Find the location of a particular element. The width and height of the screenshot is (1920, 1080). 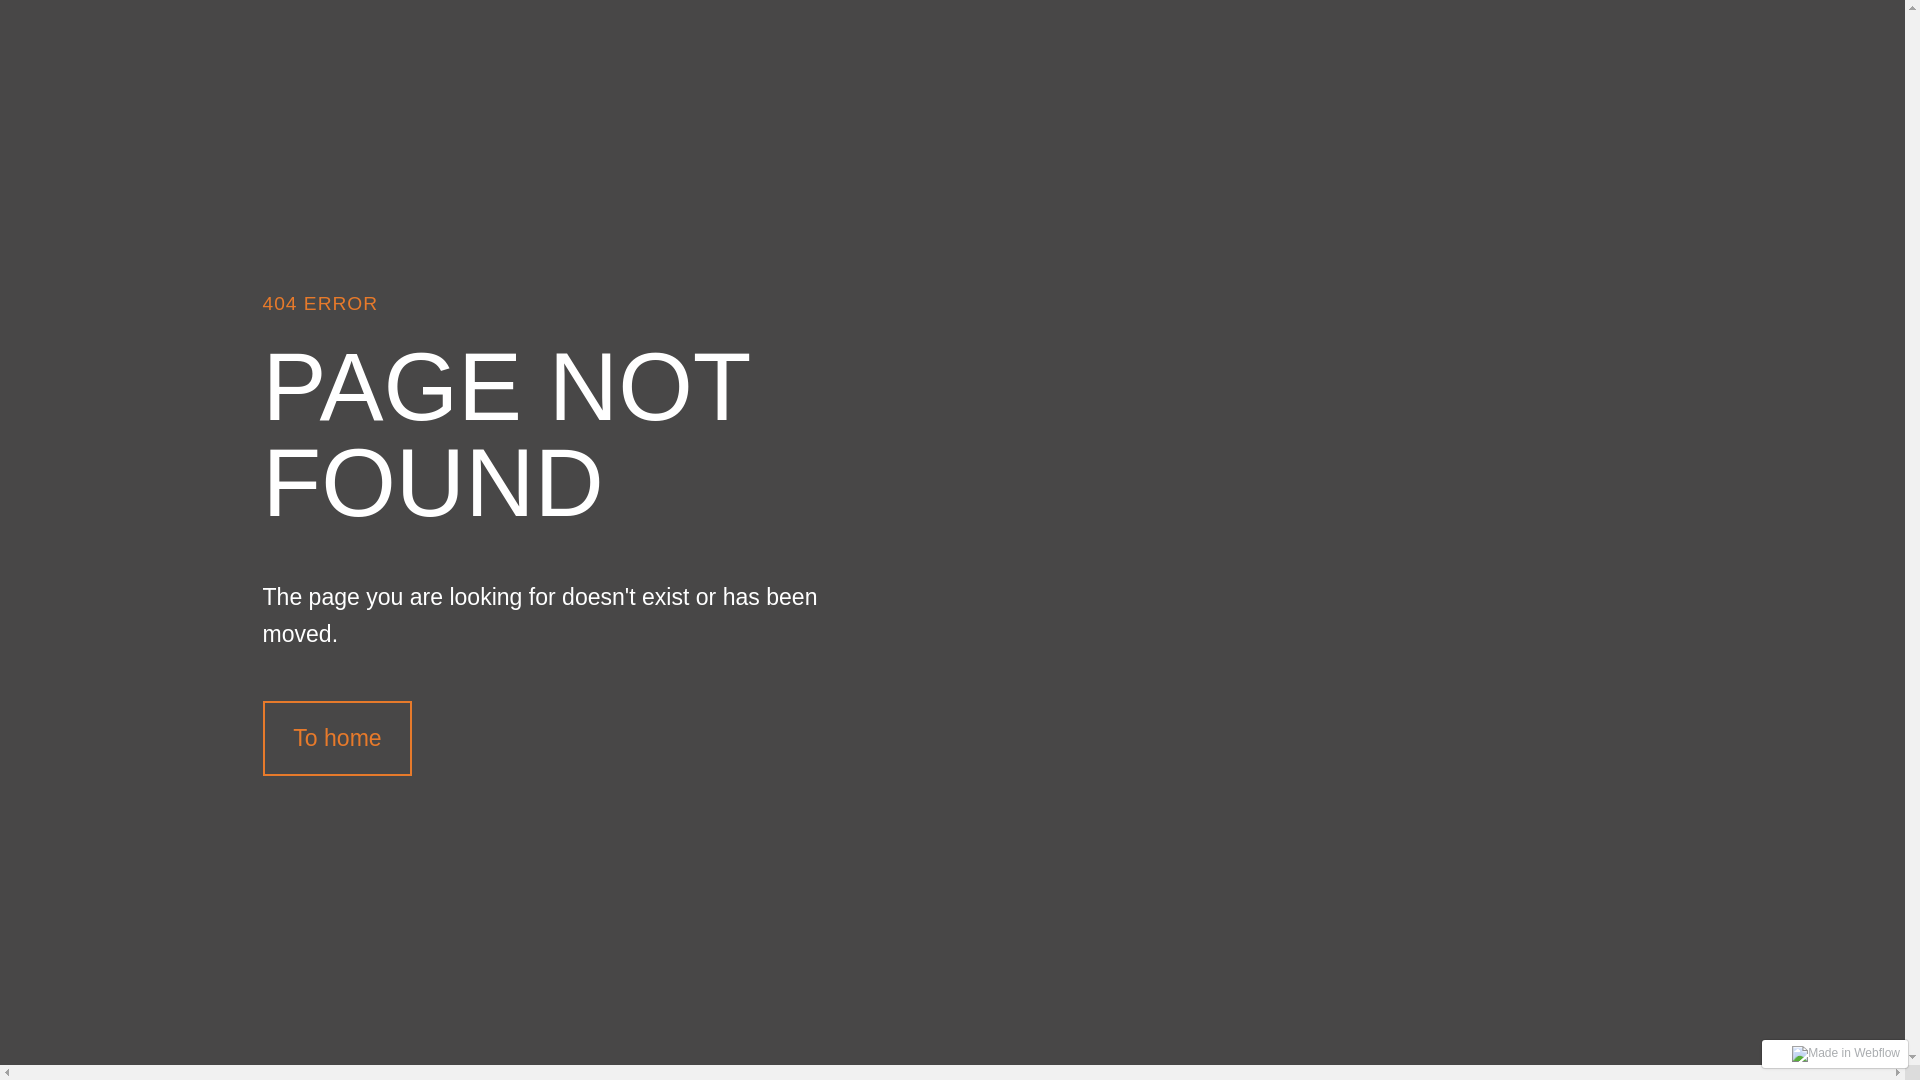

'To home' is located at coordinates (336, 738).